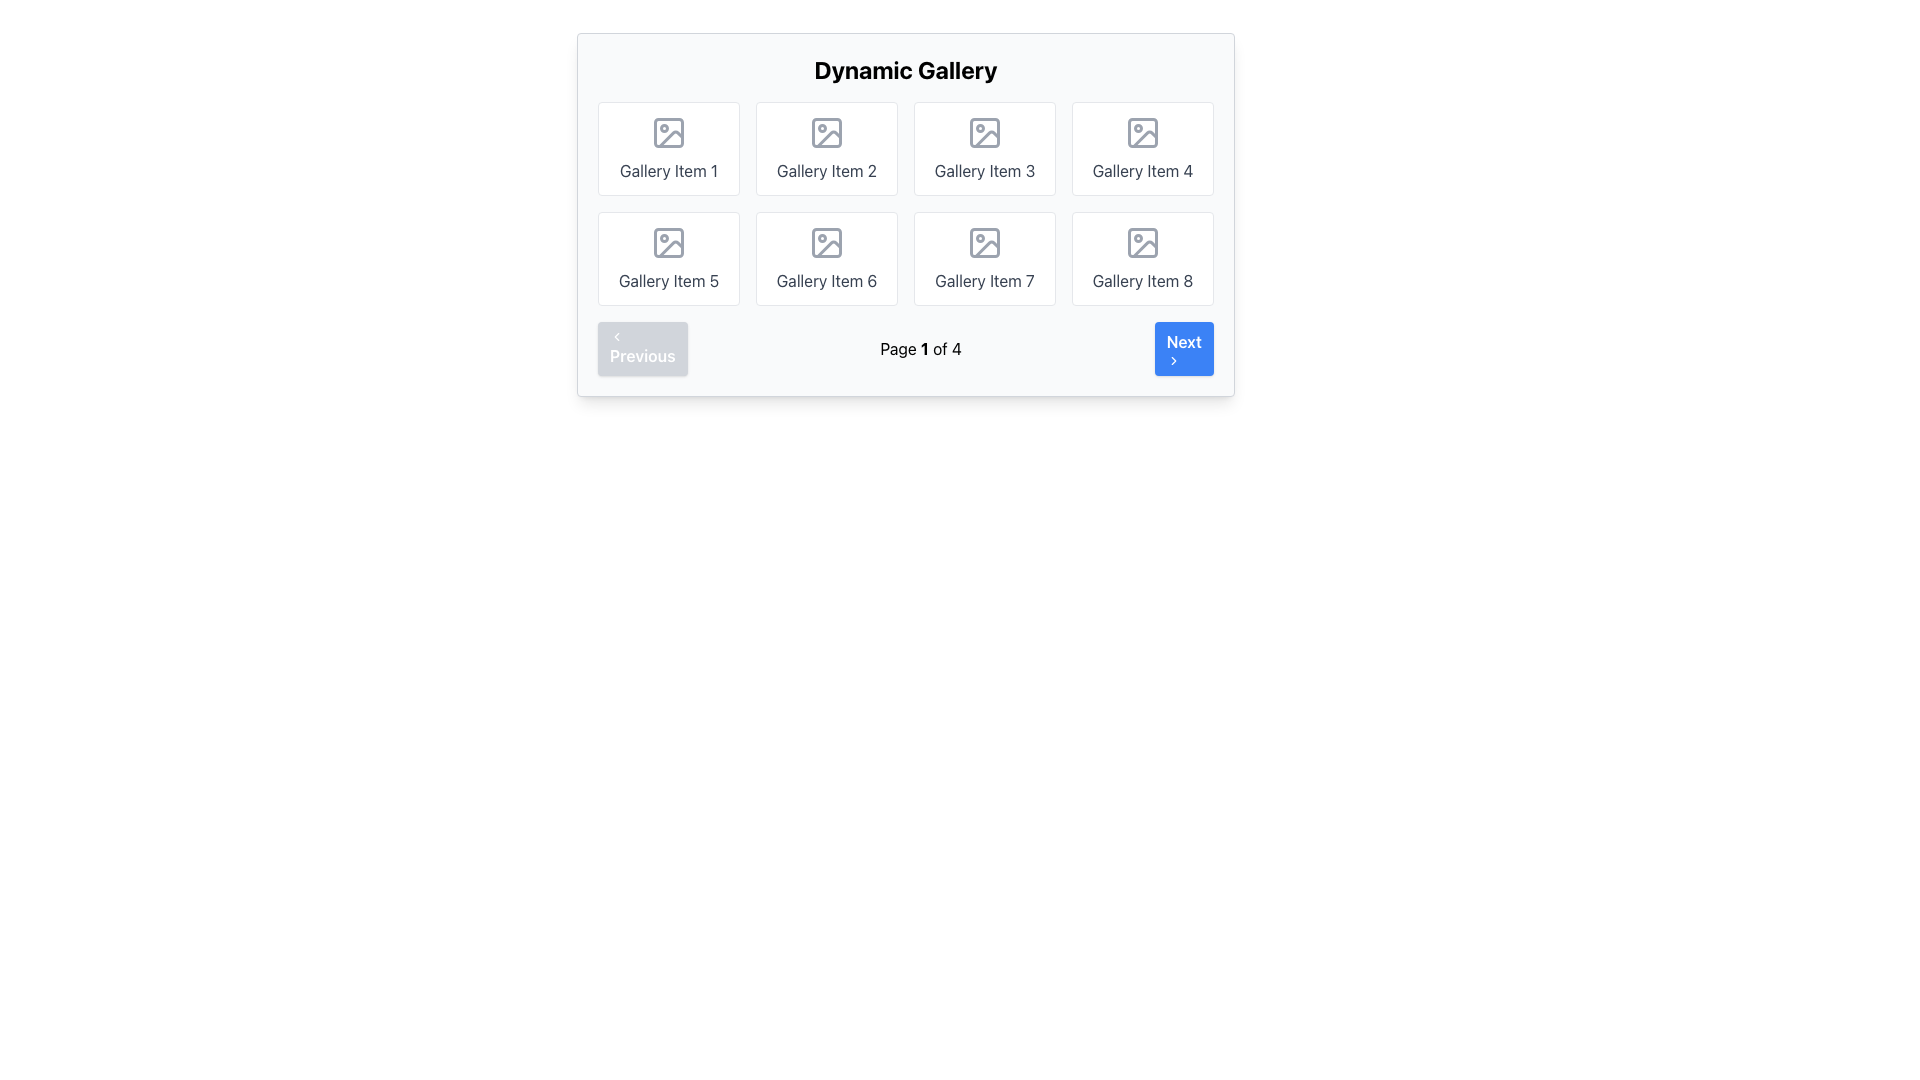 Image resolution: width=1920 pixels, height=1080 pixels. Describe the element at coordinates (987, 138) in the screenshot. I see `the Gallery Item 3 icon, which serves as a visual representation of an image within a grid of image placeholders` at that location.